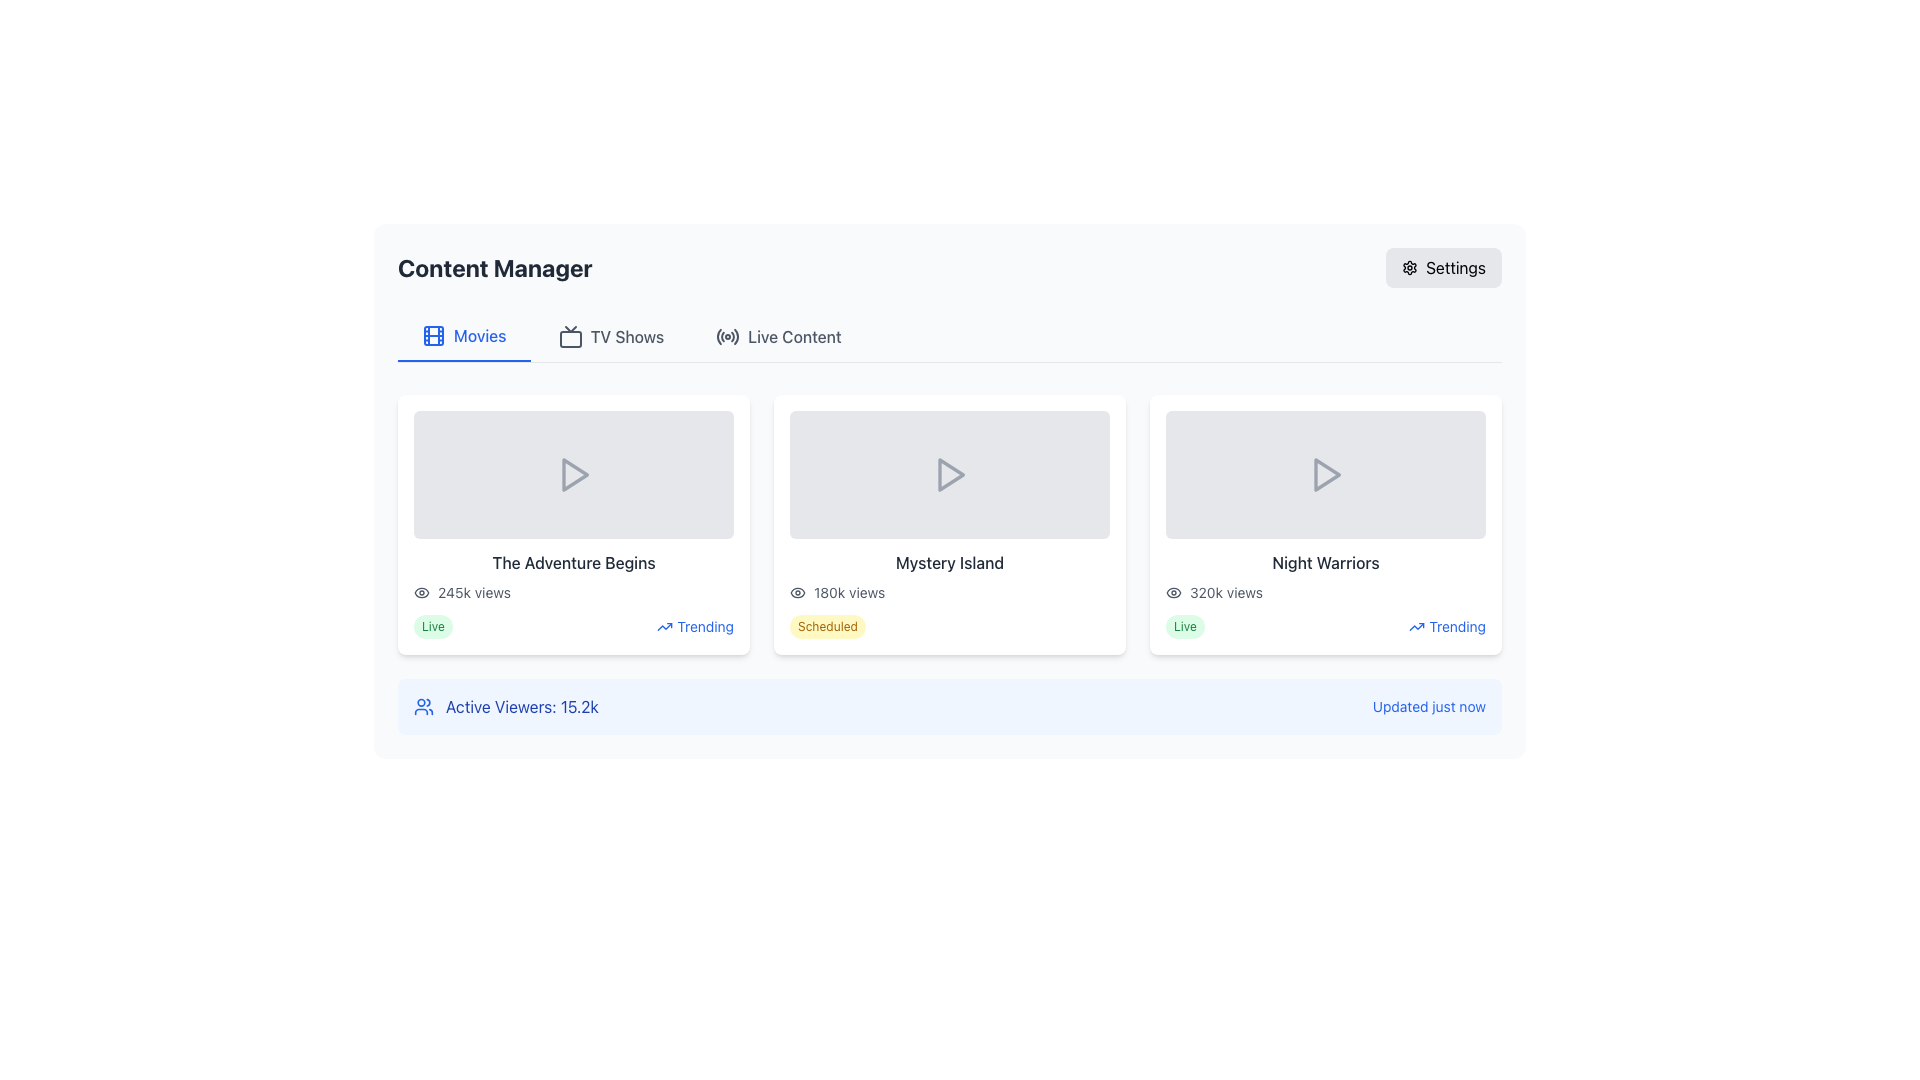  I want to click on the Text Label located in the lower section of the rightmost content card, directly below the video thumbnail area, so click(1325, 563).